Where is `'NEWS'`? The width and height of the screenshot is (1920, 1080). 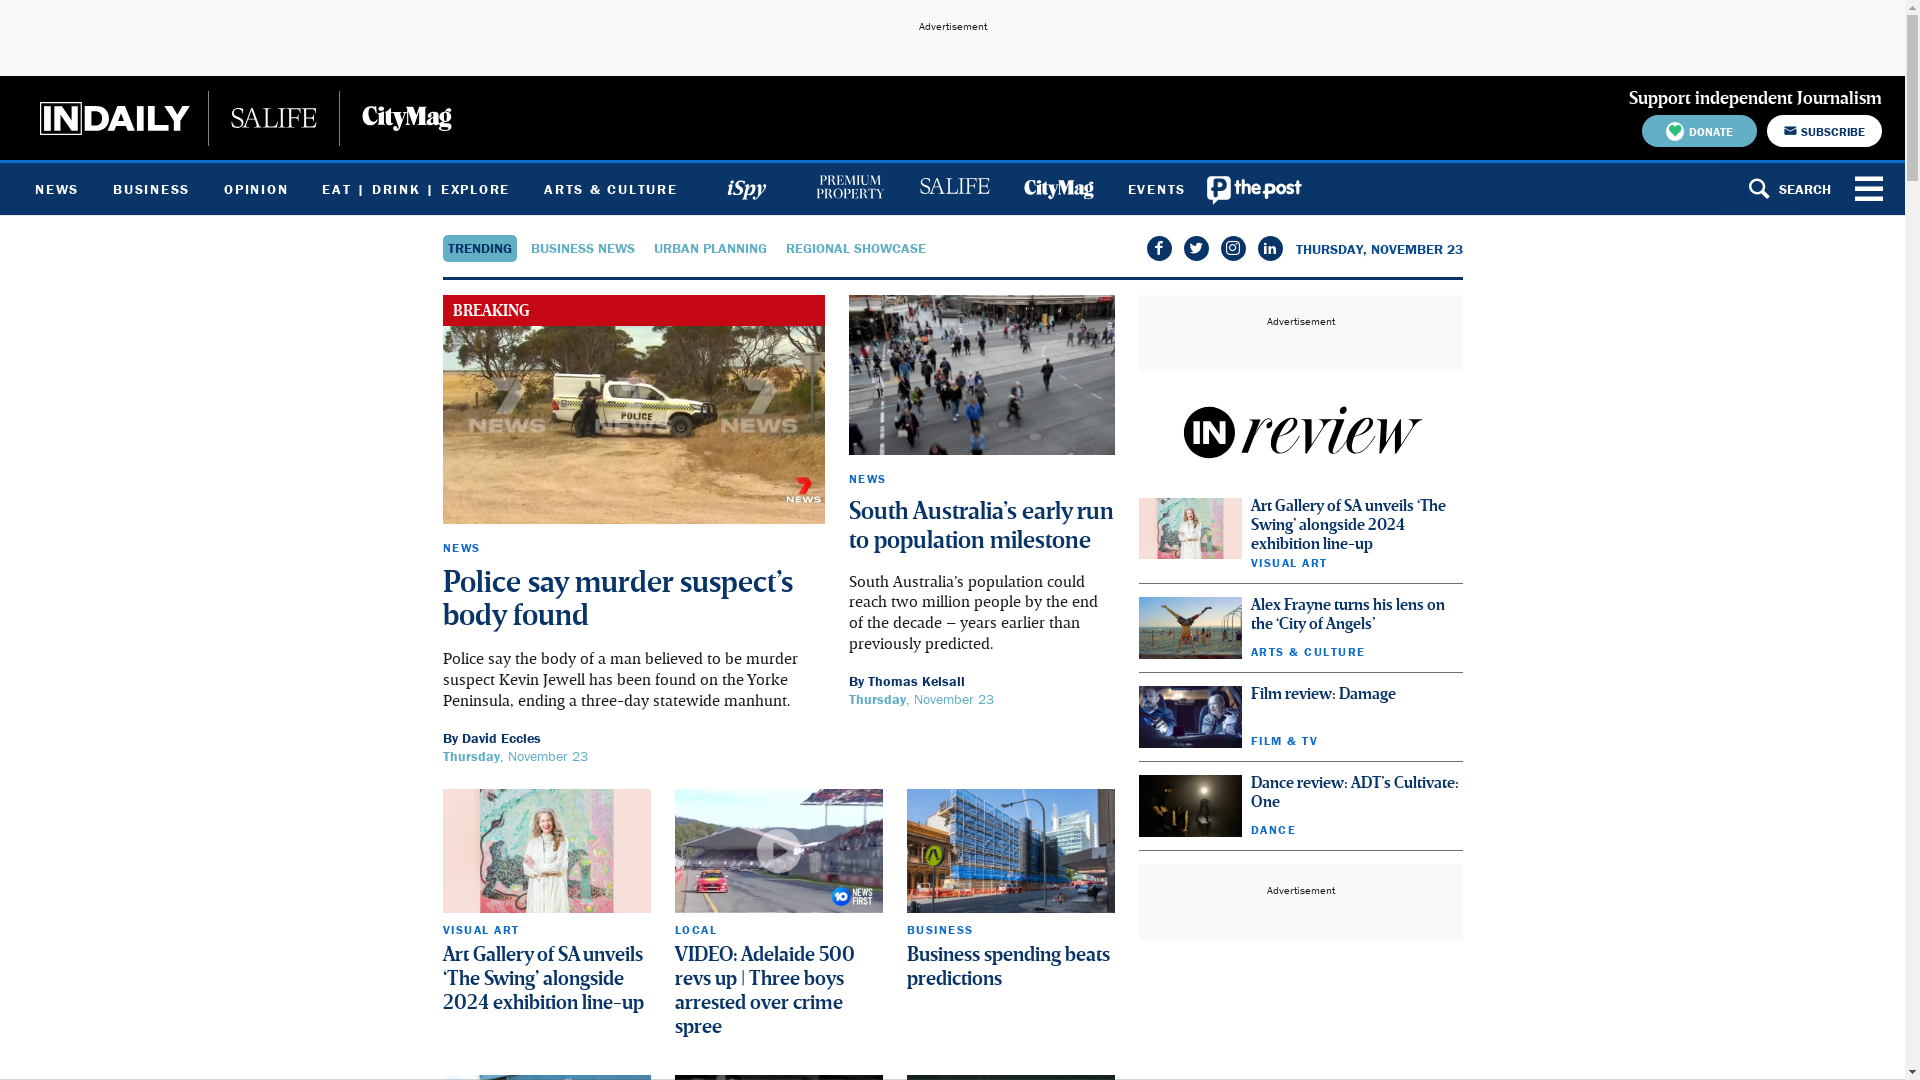
'NEWS' is located at coordinates (57, 189).